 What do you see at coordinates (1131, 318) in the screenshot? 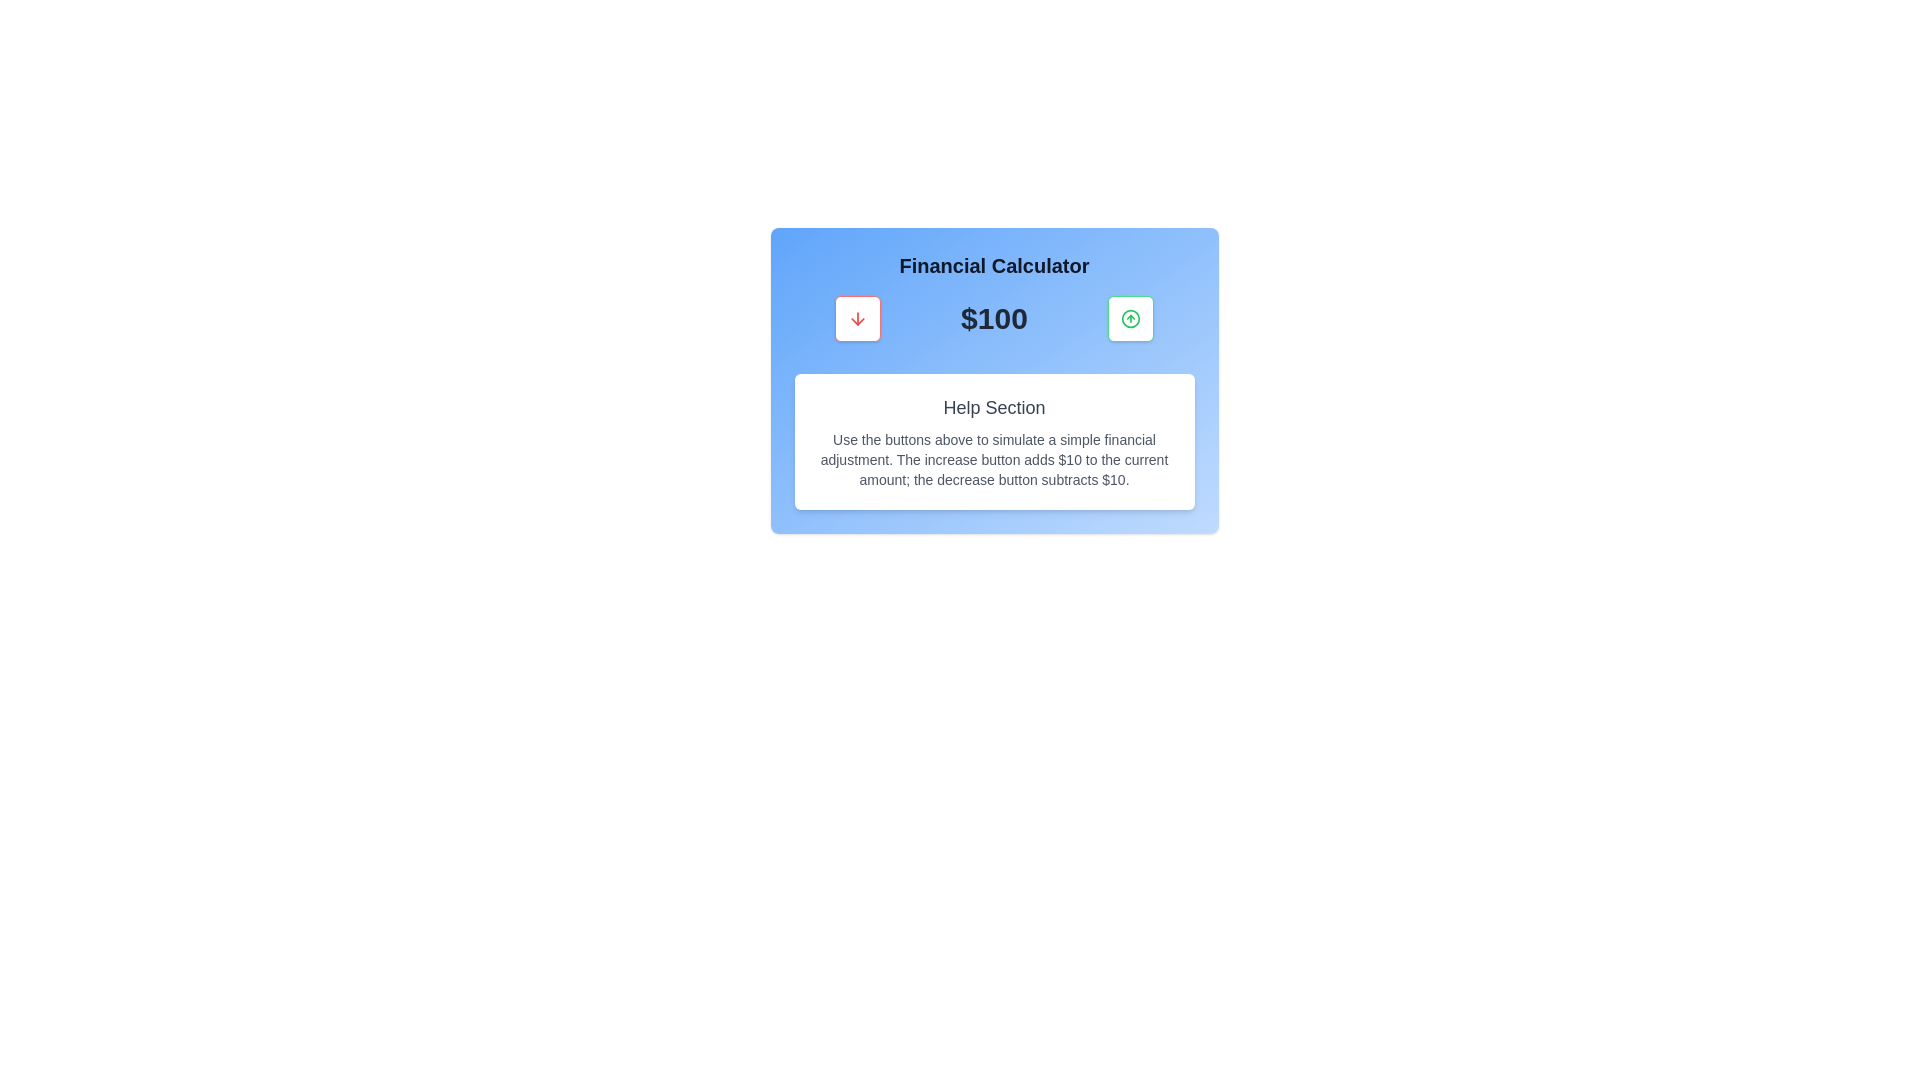
I see `the Circular button with an icon located in the top-right corner of the financial calculator` at bounding box center [1131, 318].